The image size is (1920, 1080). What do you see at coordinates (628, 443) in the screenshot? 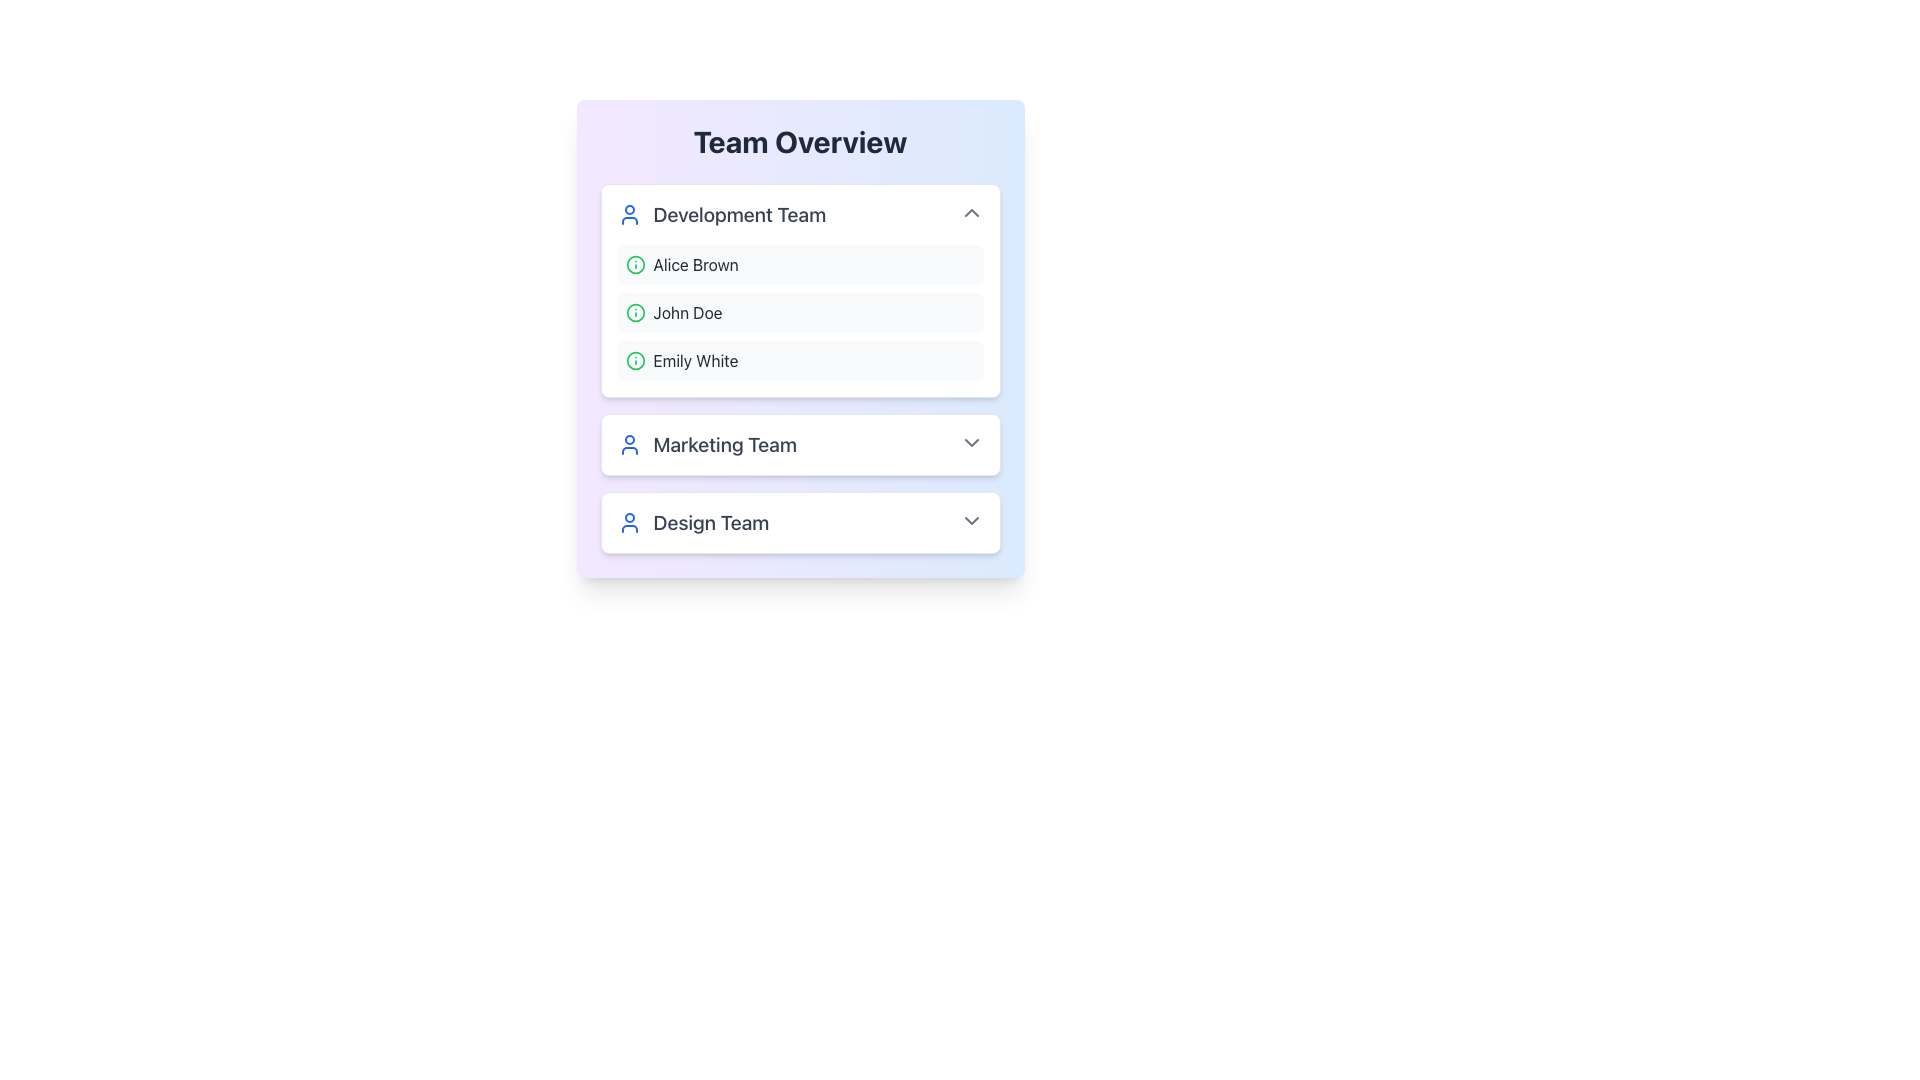
I see `the SVG icon representing the 'Marketing Team', which is located adjacent to the 'Marketing Team' header text` at bounding box center [628, 443].